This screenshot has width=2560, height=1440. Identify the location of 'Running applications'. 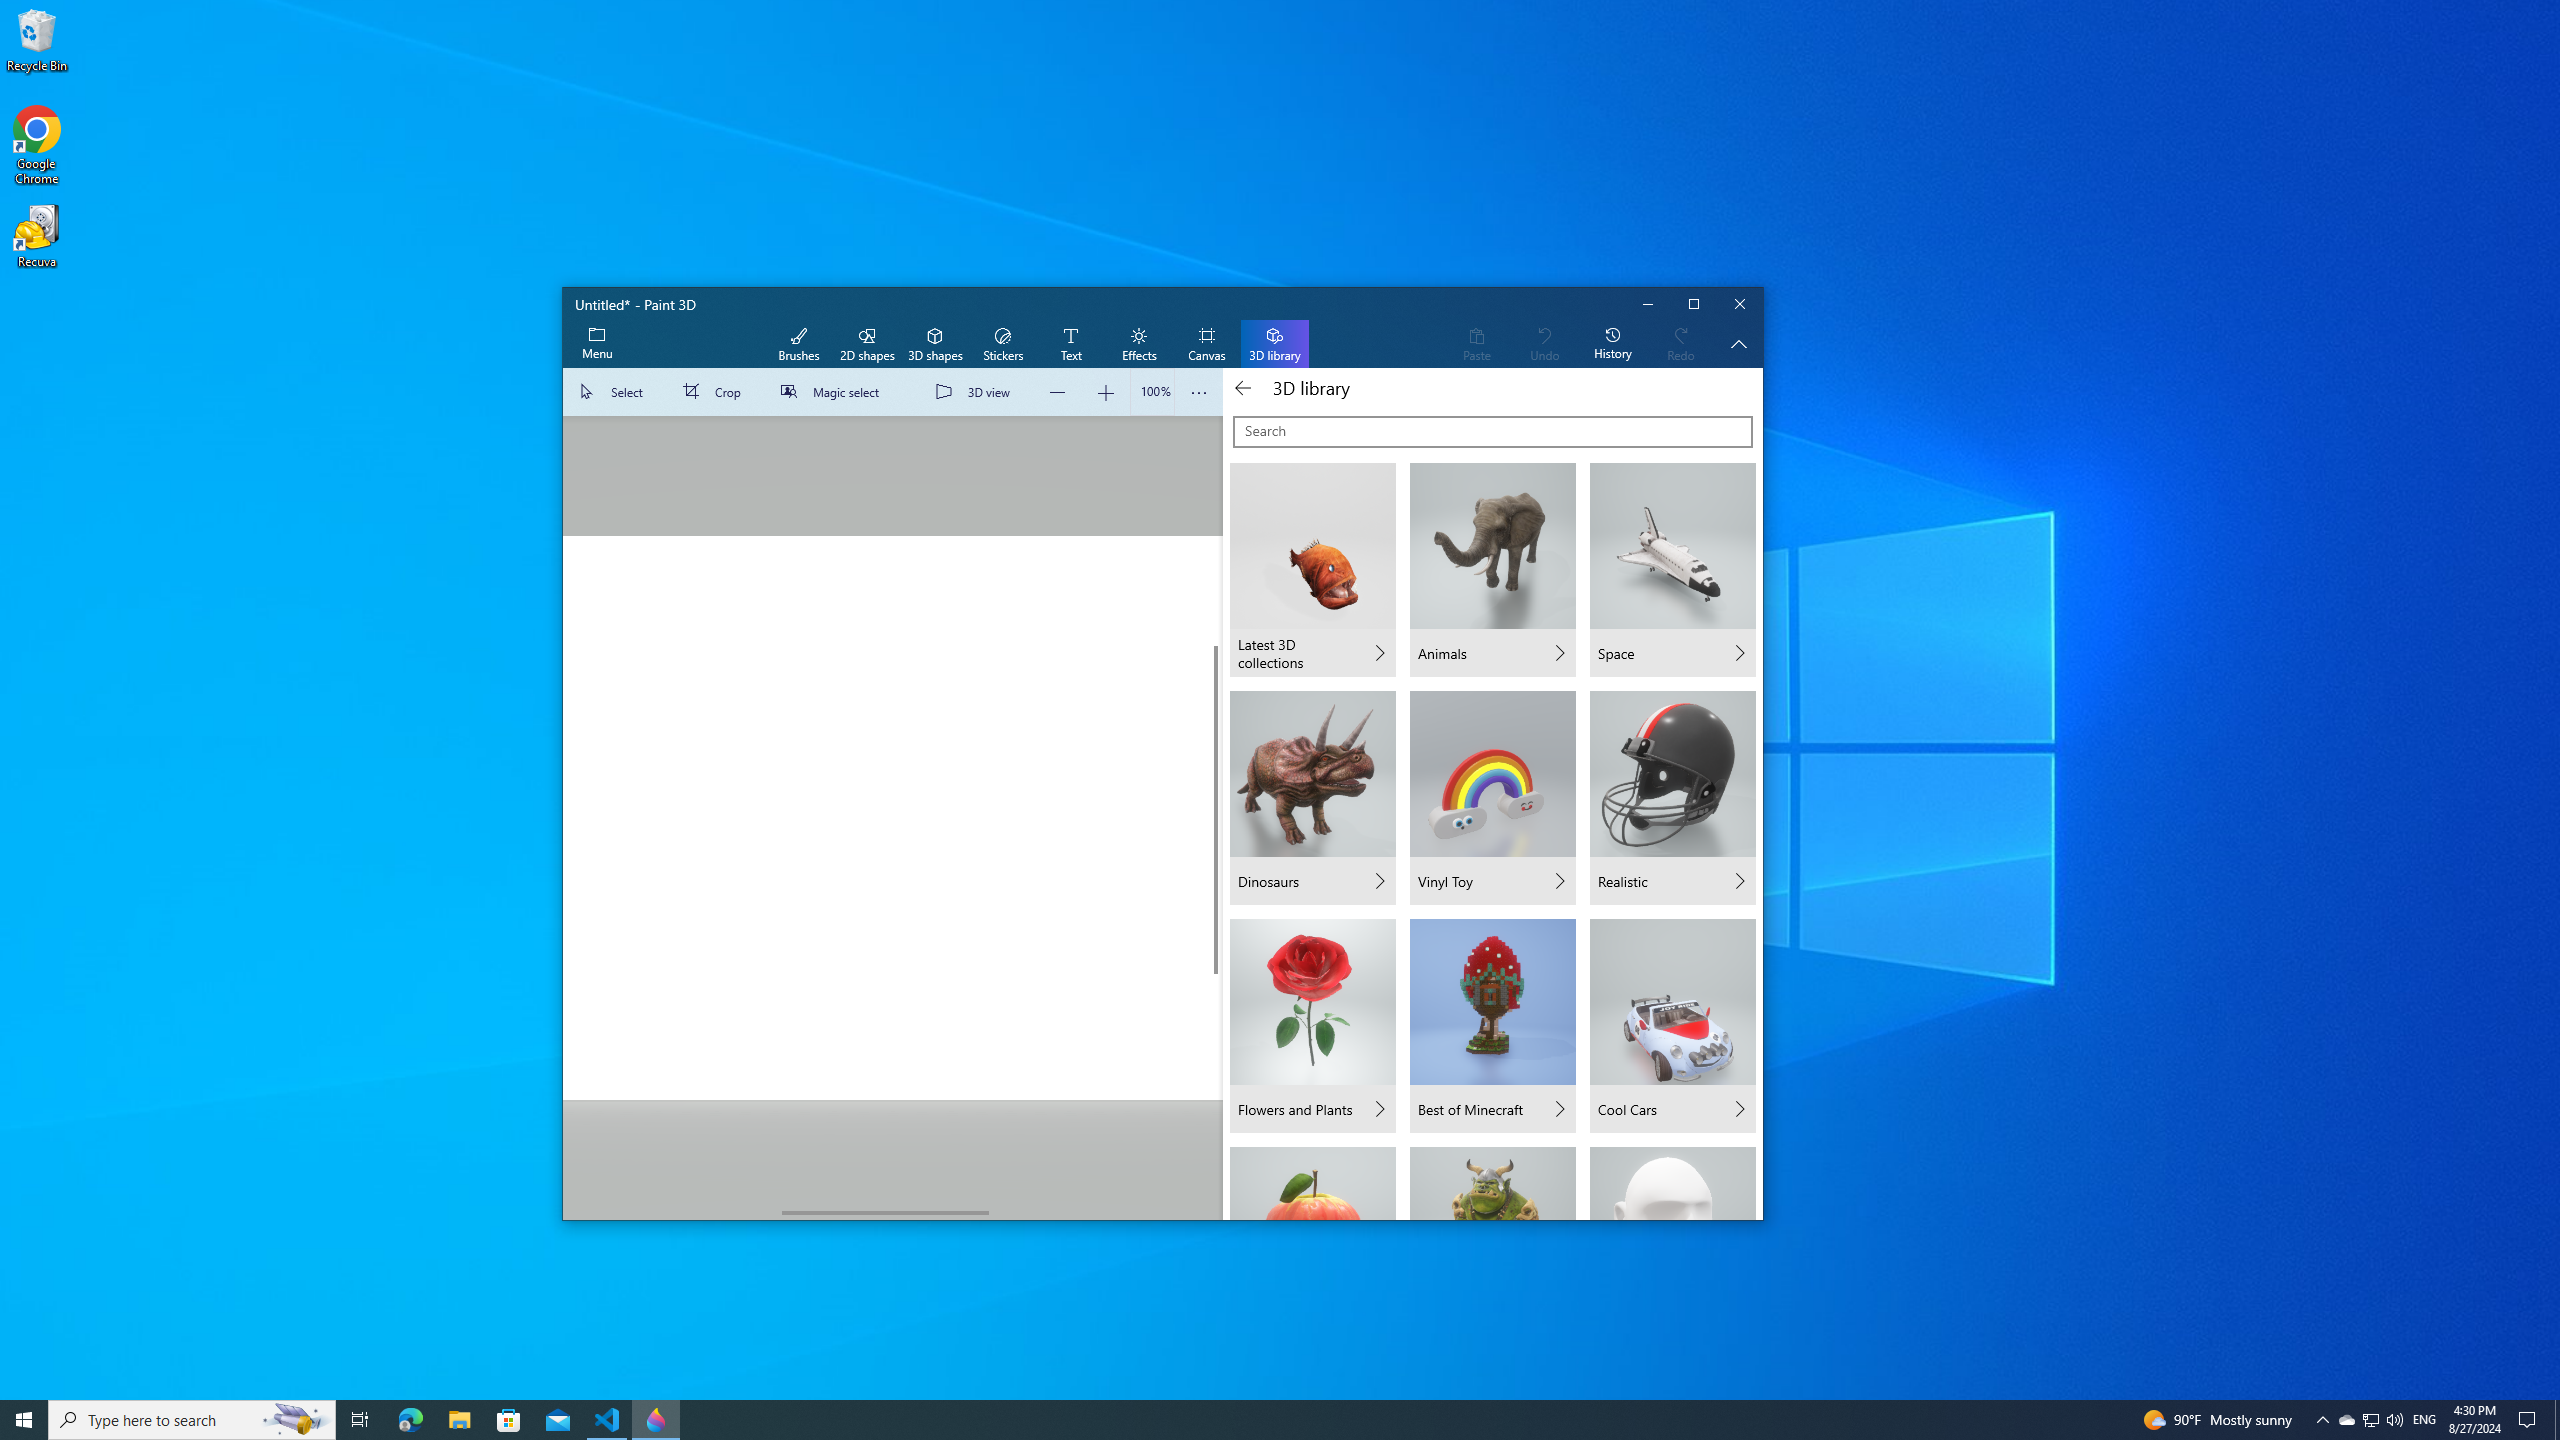
(1242, 1418).